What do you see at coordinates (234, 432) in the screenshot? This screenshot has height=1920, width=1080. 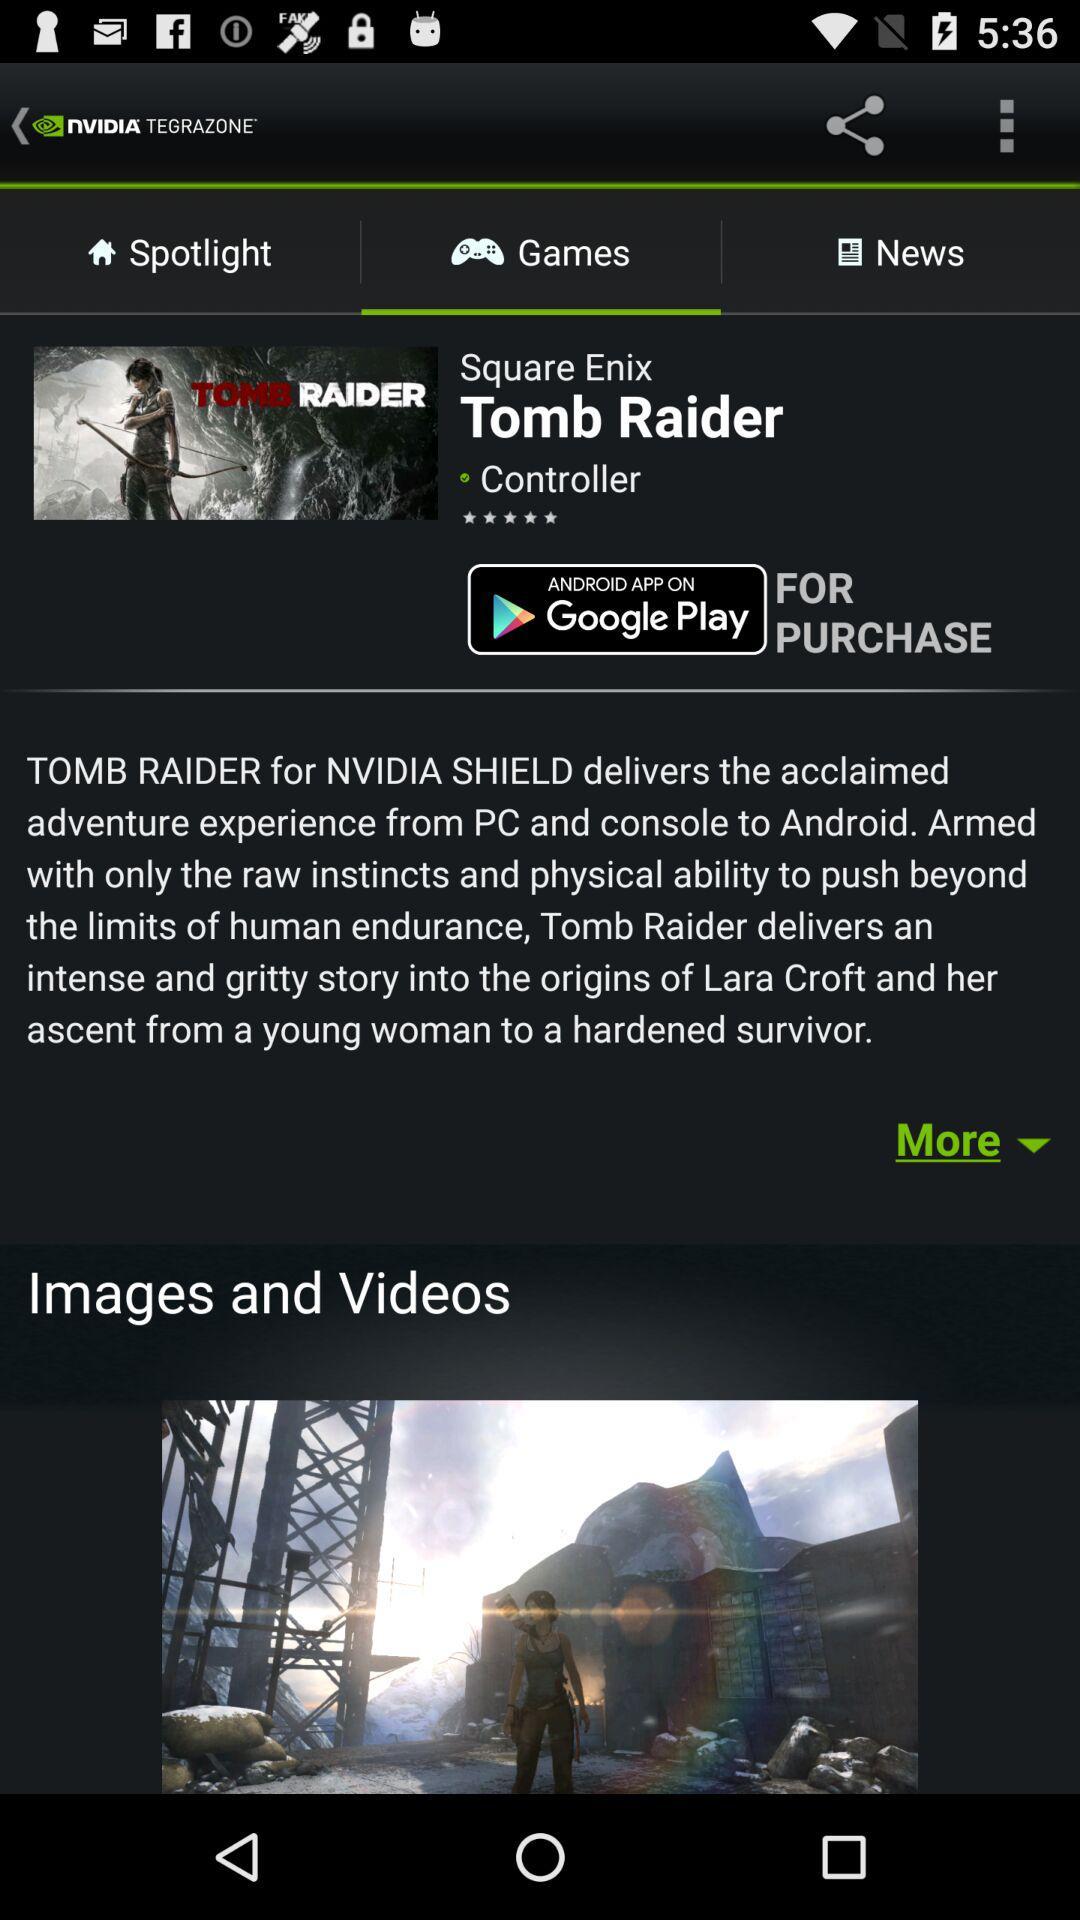 I see `the image below the spotlight` at bounding box center [234, 432].